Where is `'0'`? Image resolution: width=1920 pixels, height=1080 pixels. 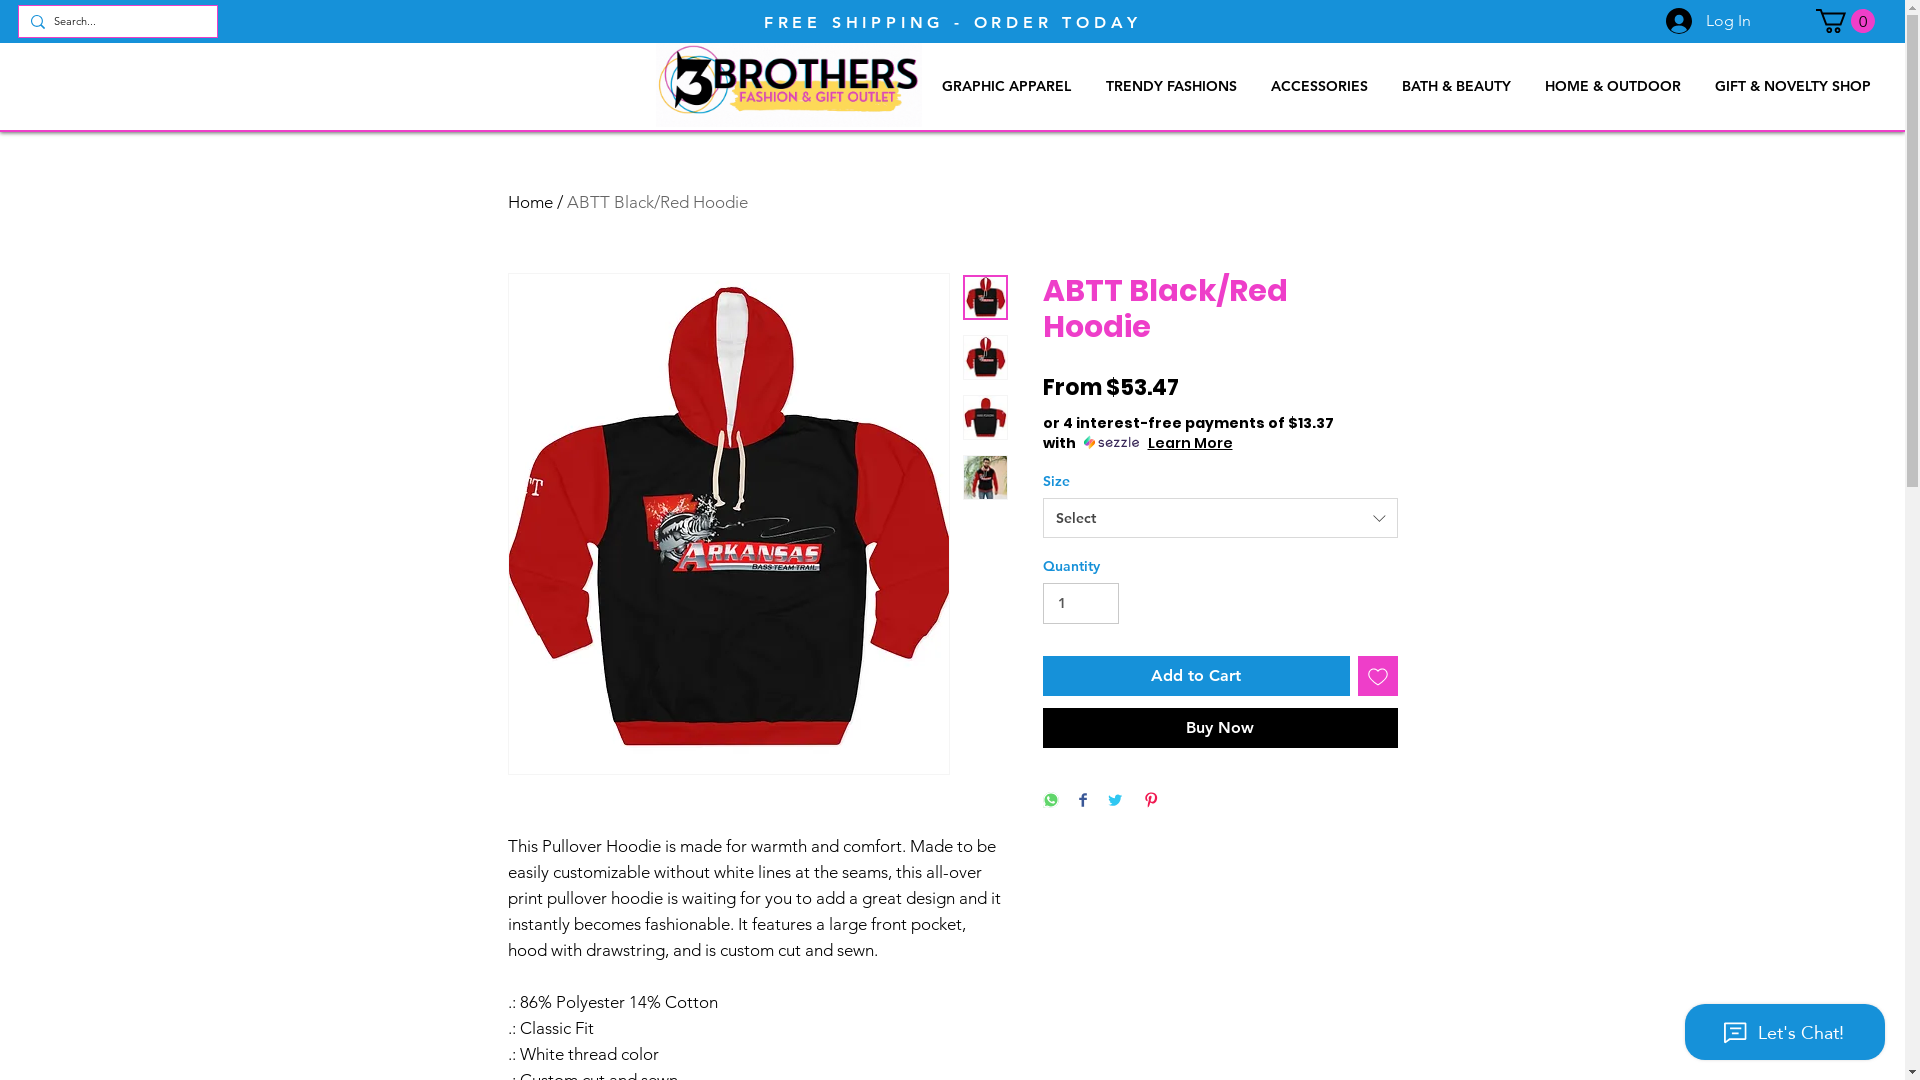 '0' is located at coordinates (1844, 20).